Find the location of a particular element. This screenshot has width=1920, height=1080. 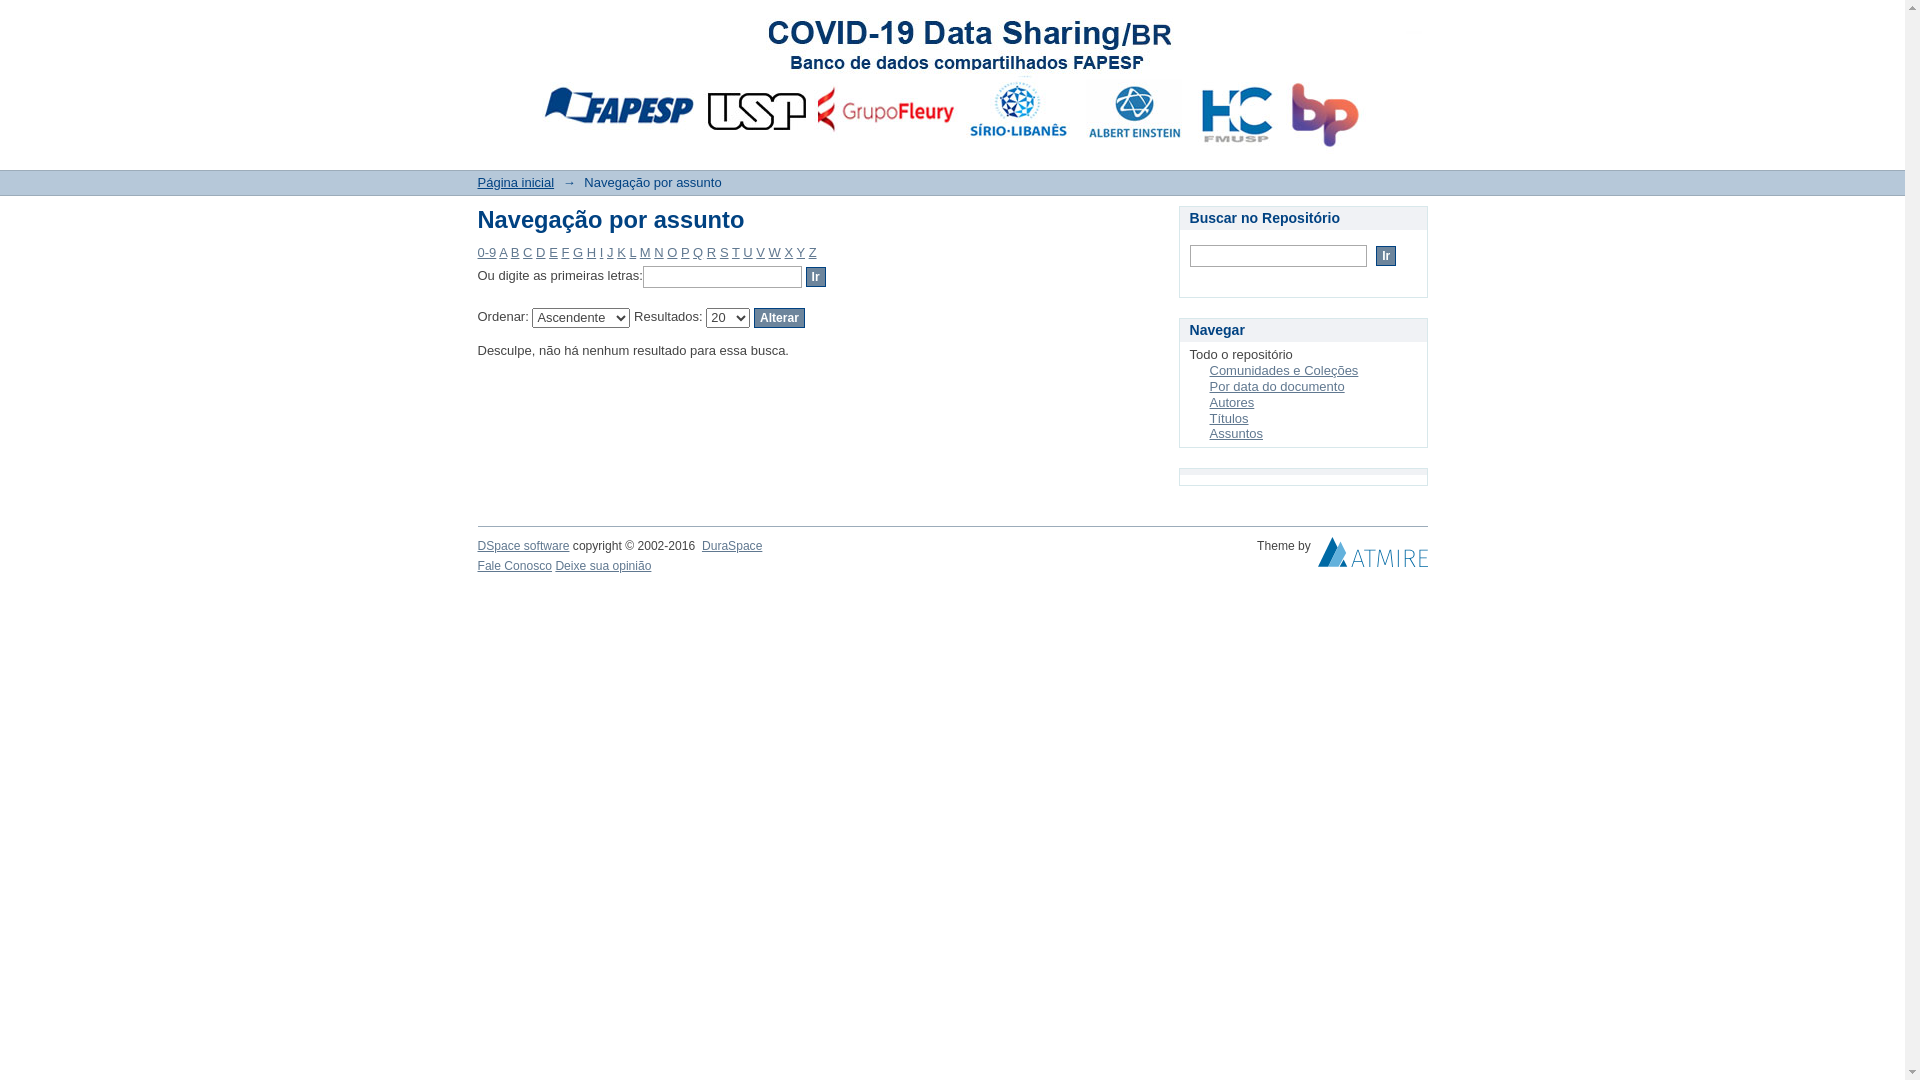

'Q' is located at coordinates (697, 251).